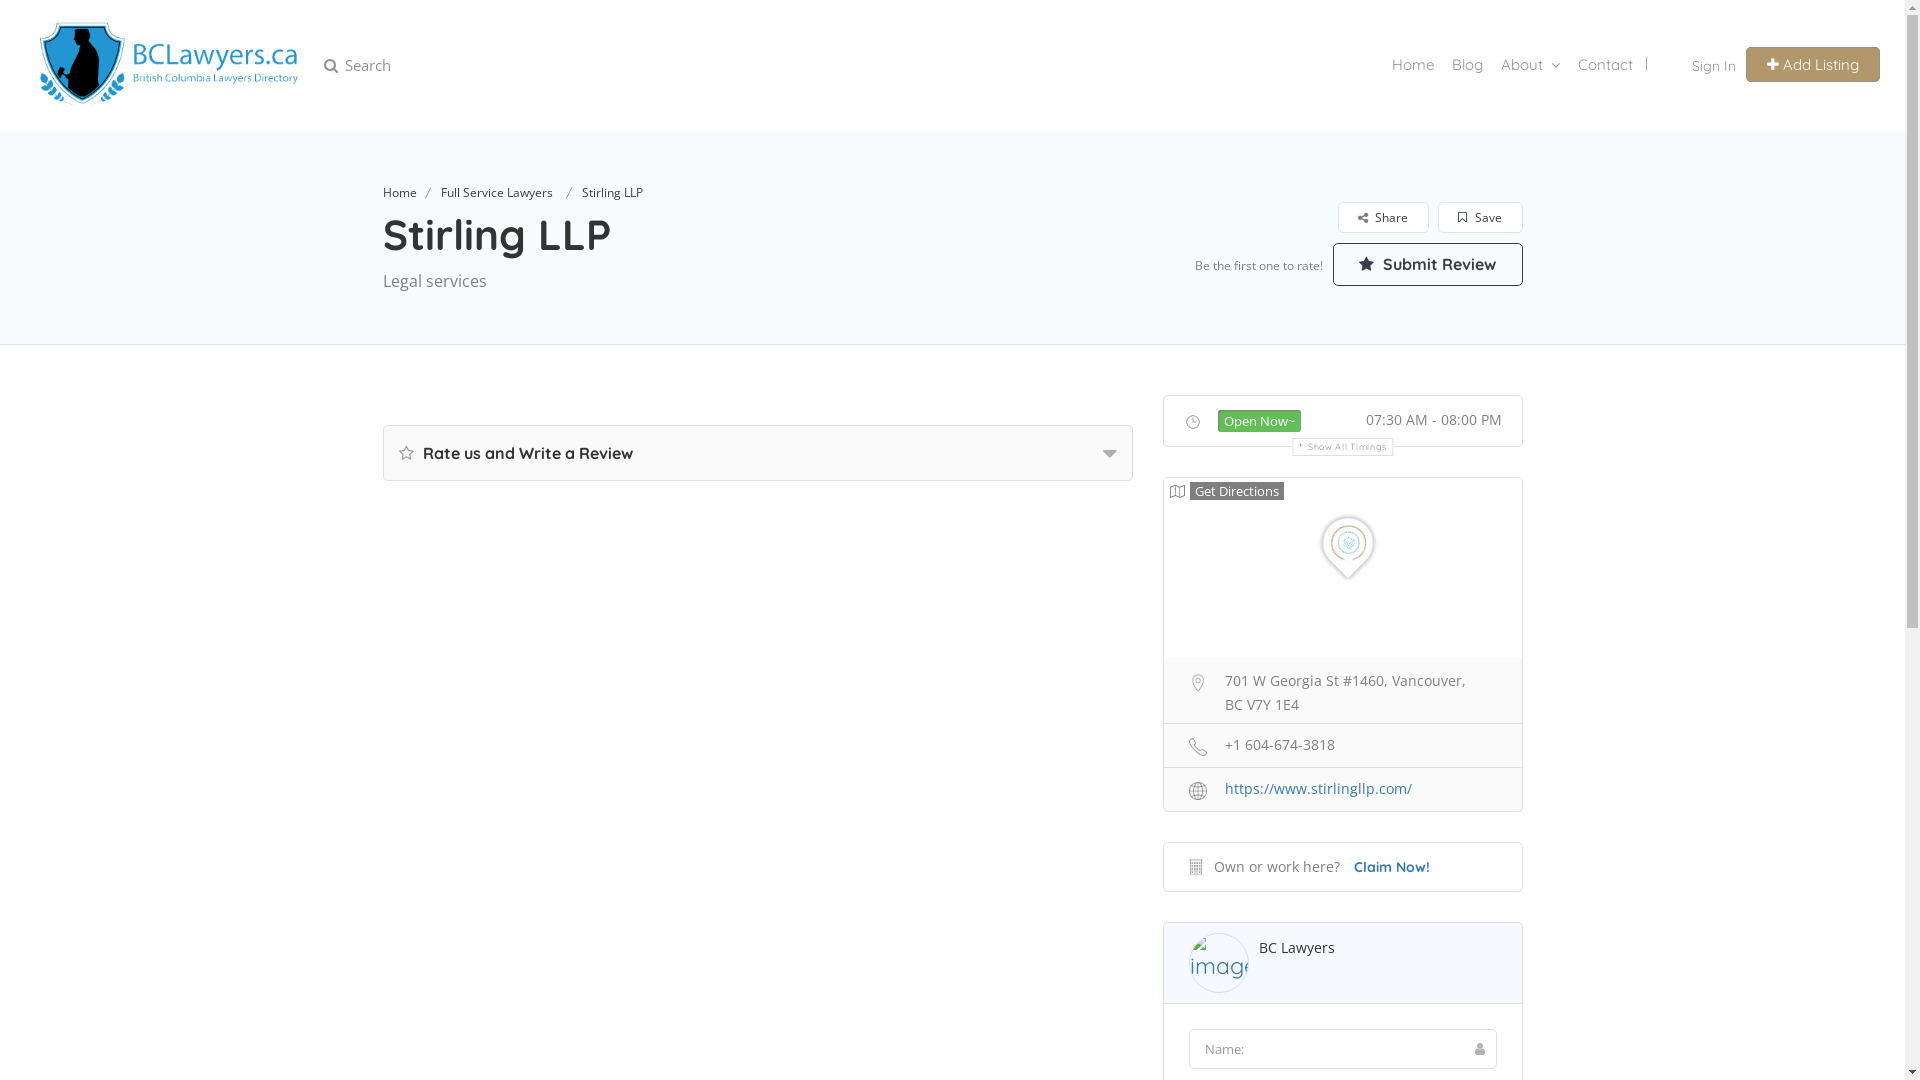 Image resolution: width=1920 pixels, height=1080 pixels. What do you see at coordinates (1343, 689) in the screenshot?
I see `'701 W Georgia St #1460, Vancouver, BC V7Y 1E4'` at bounding box center [1343, 689].